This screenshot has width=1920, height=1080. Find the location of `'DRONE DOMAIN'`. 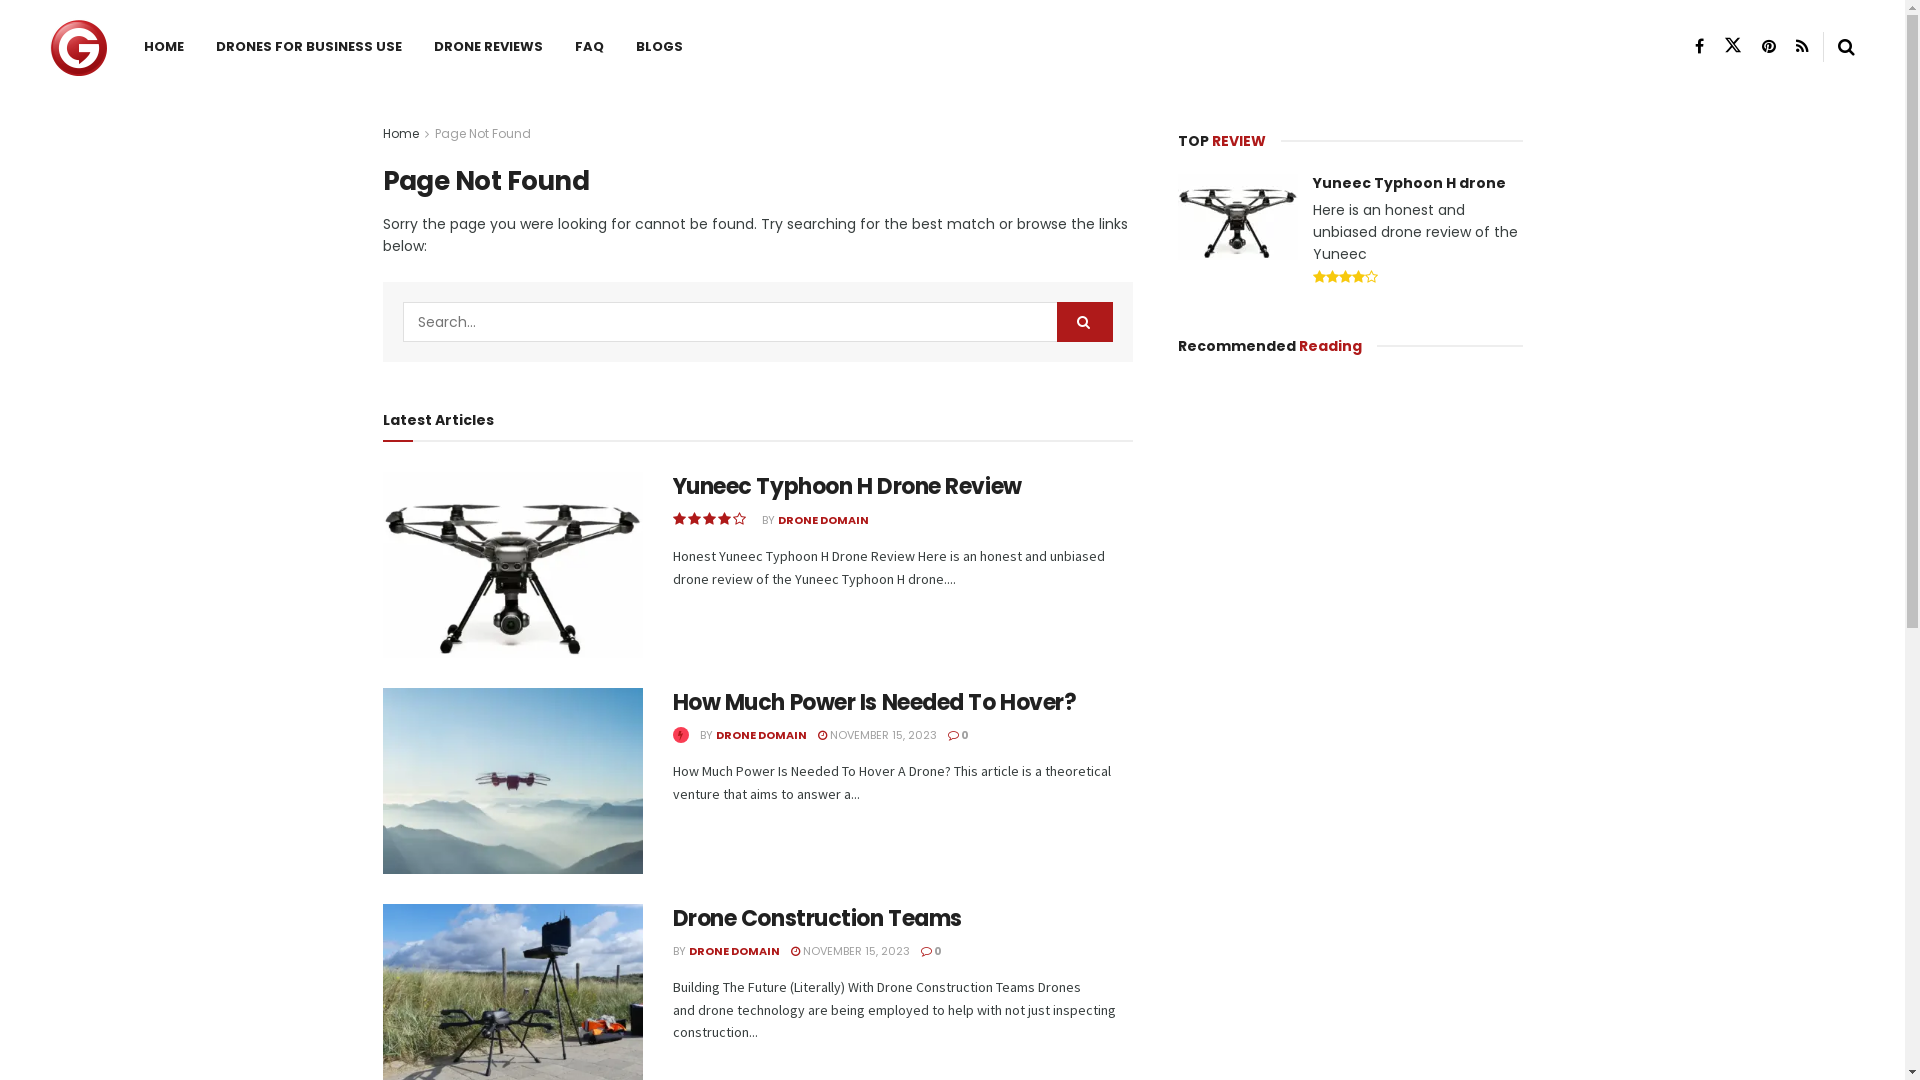

'DRONE DOMAIN' is located at coordinates (776, 519).